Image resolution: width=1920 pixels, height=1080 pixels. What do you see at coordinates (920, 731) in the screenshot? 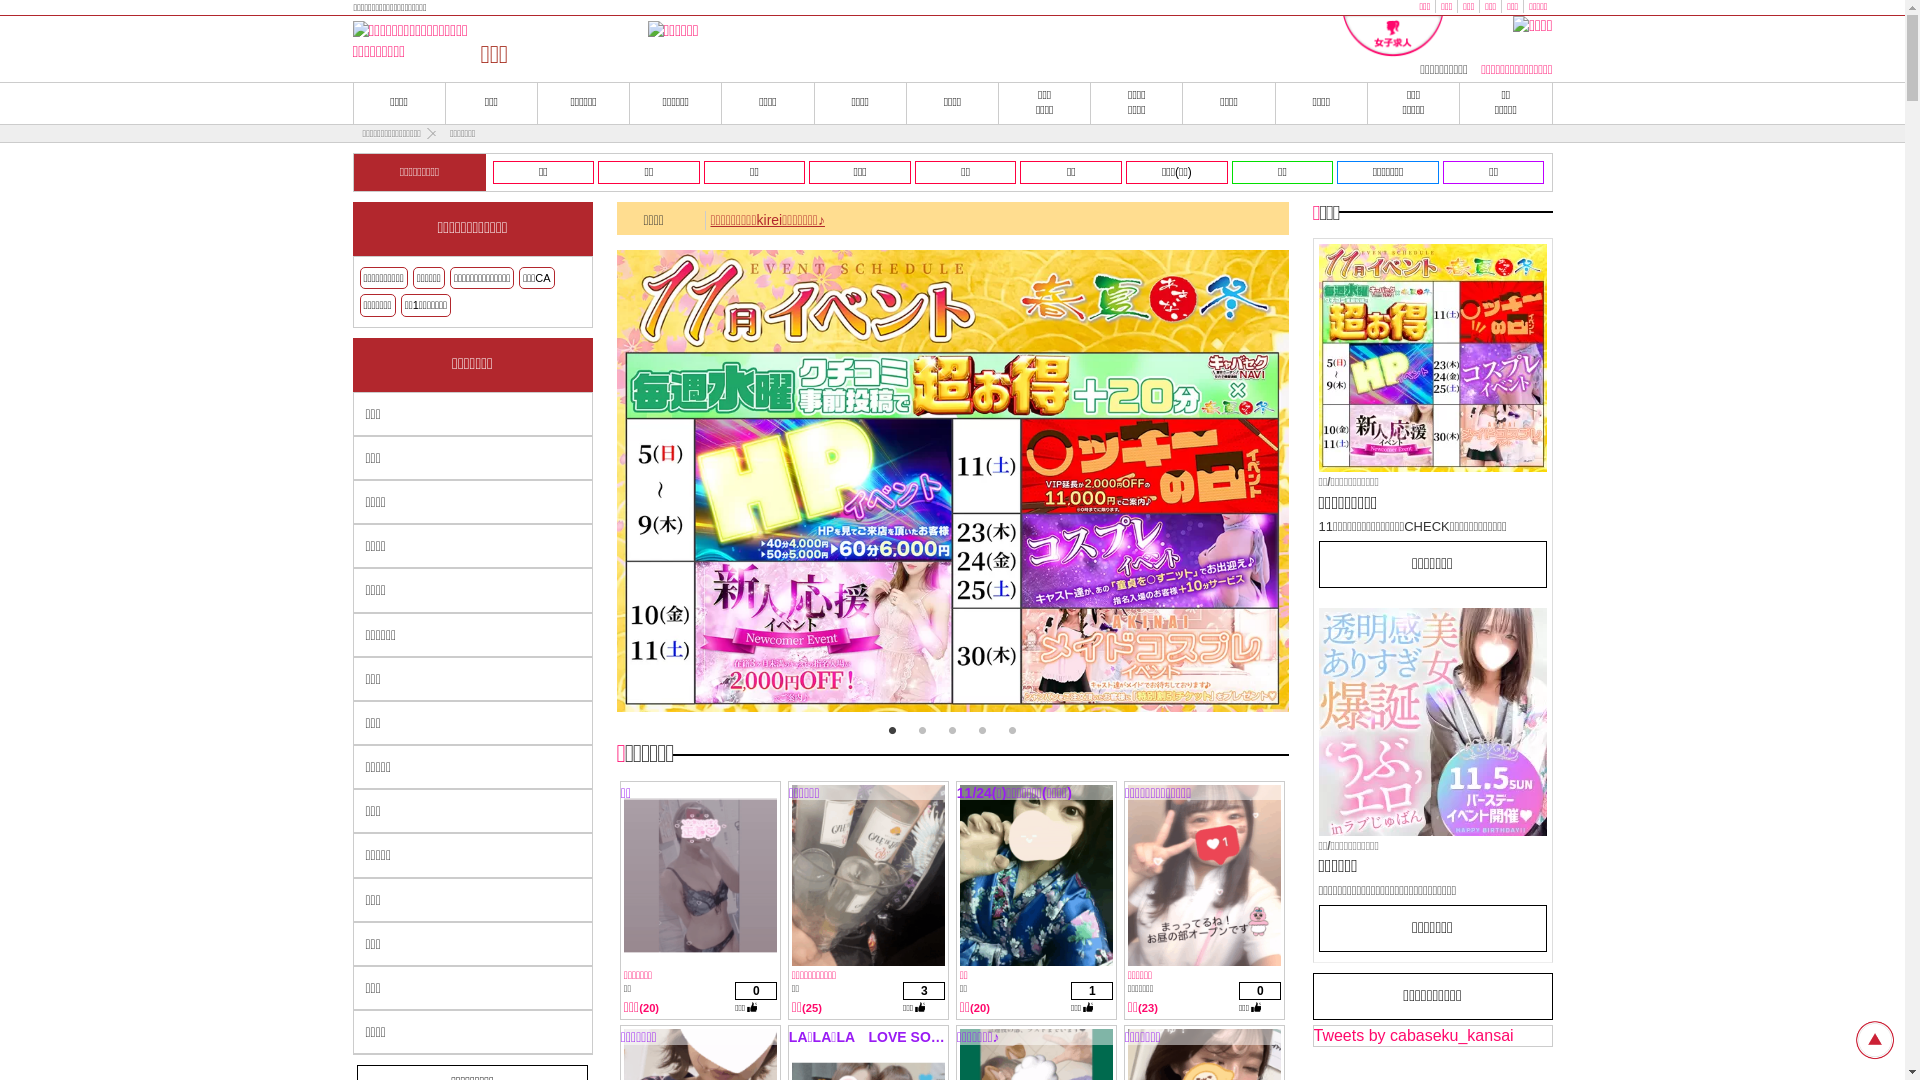
I see `'2'` at bounding box center [920, 731].